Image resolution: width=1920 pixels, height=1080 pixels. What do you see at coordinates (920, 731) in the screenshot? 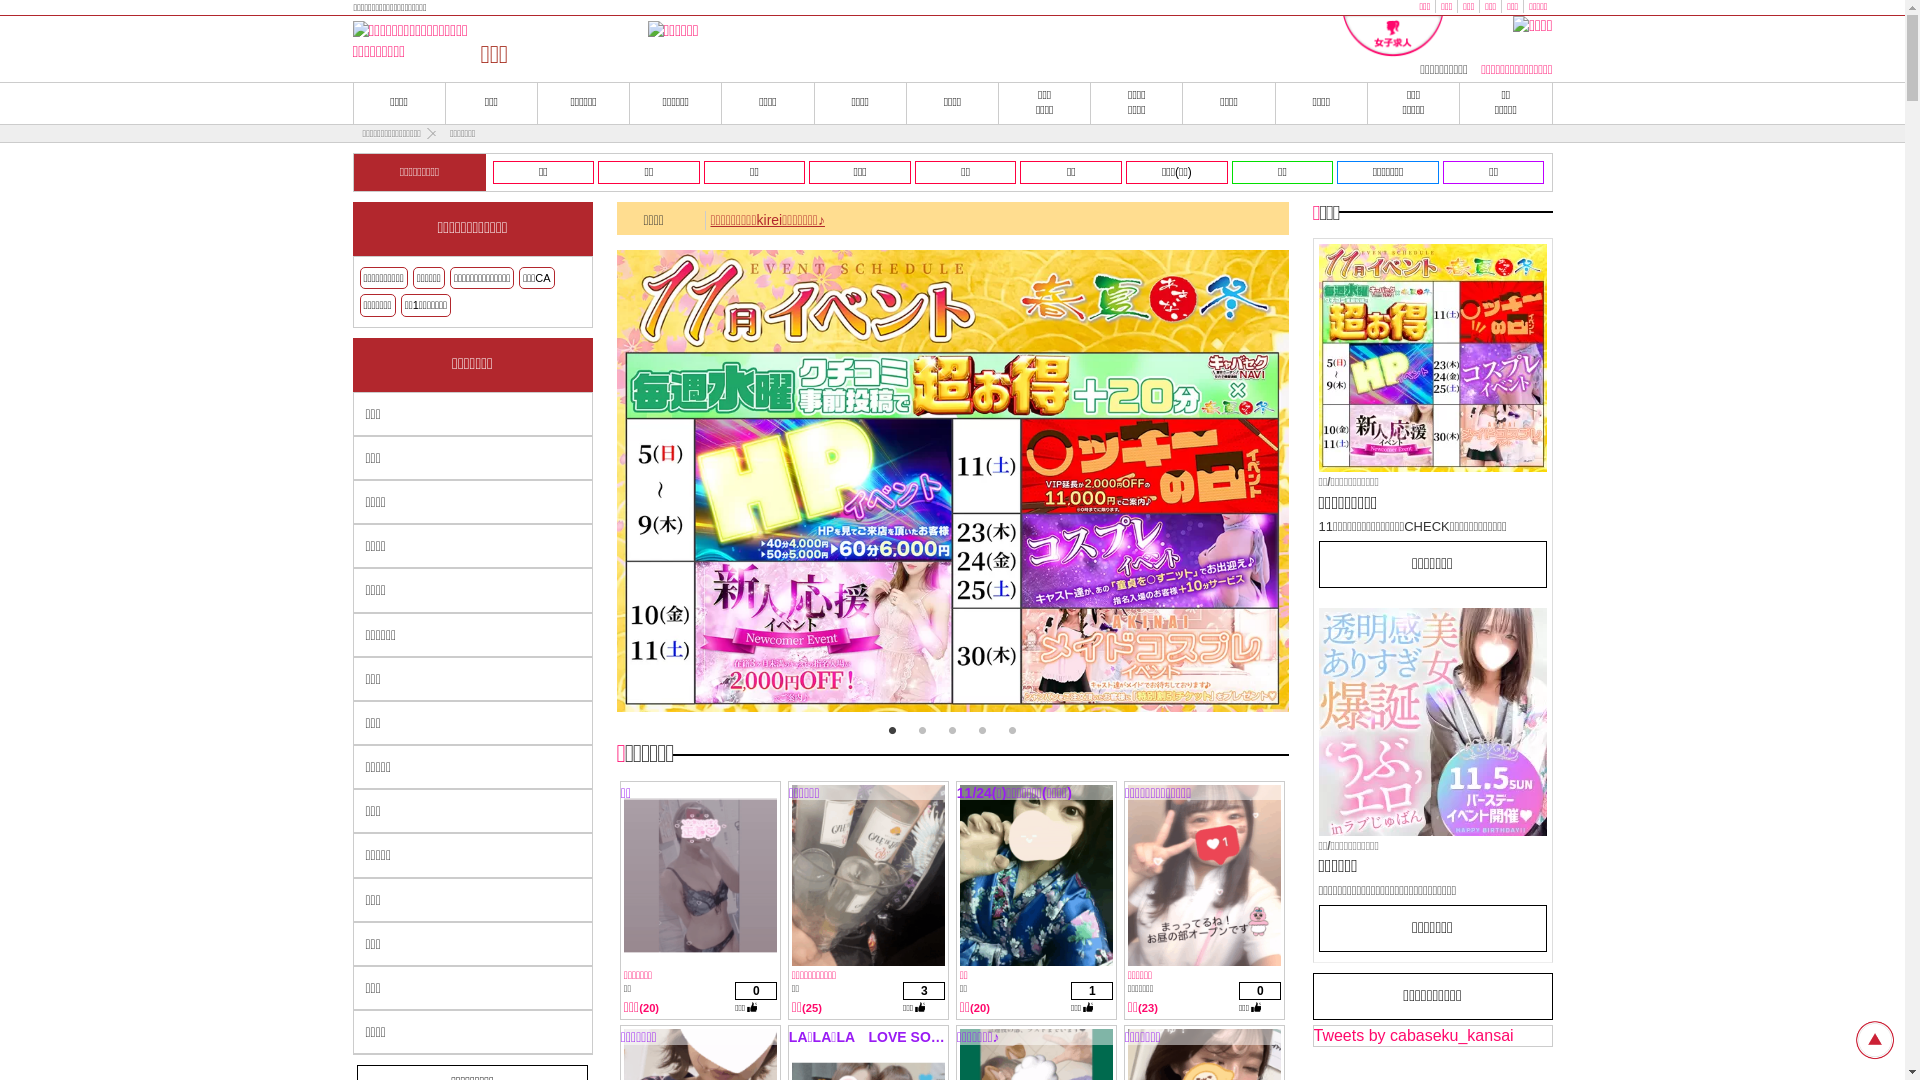
I see `'2'` at bounding box center [920, 731].